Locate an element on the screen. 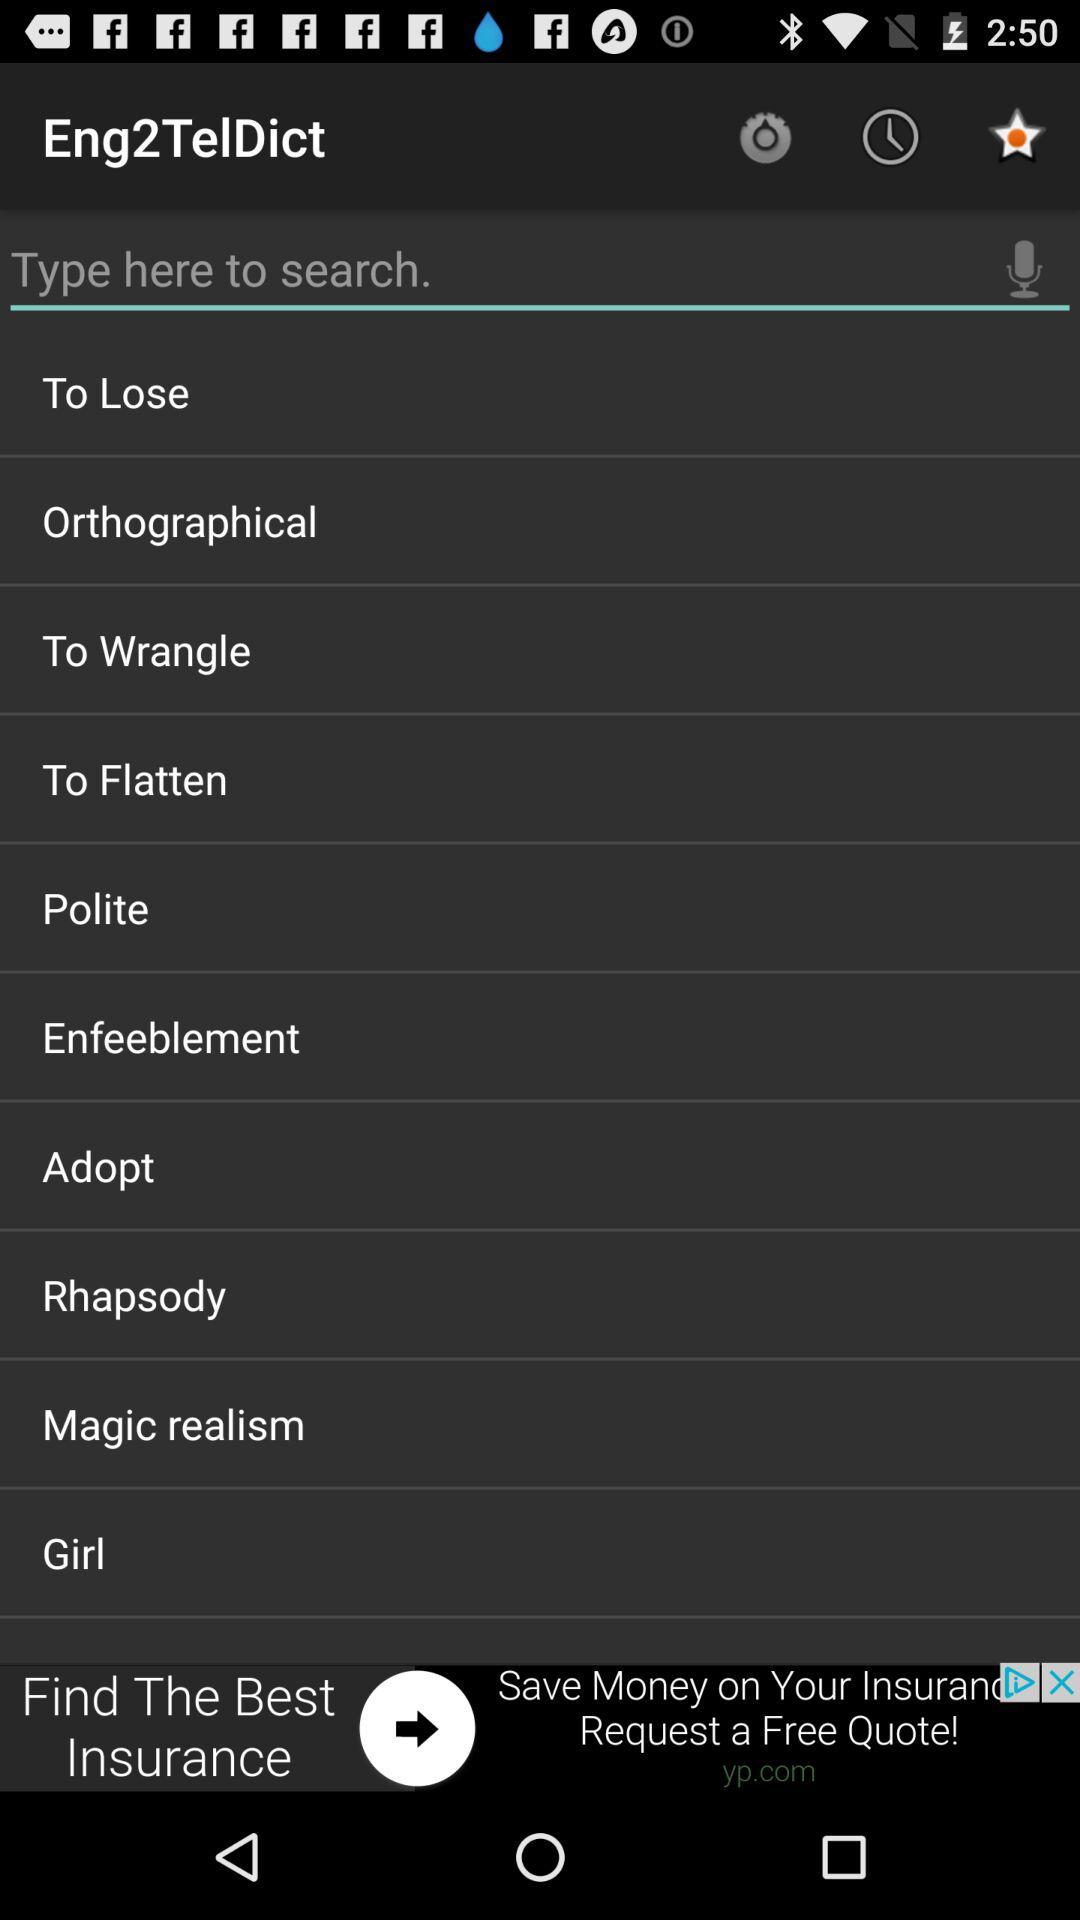 This screenshot has width=1080, height=1920. the item above orthographical item is located at coordinates (540, 391).